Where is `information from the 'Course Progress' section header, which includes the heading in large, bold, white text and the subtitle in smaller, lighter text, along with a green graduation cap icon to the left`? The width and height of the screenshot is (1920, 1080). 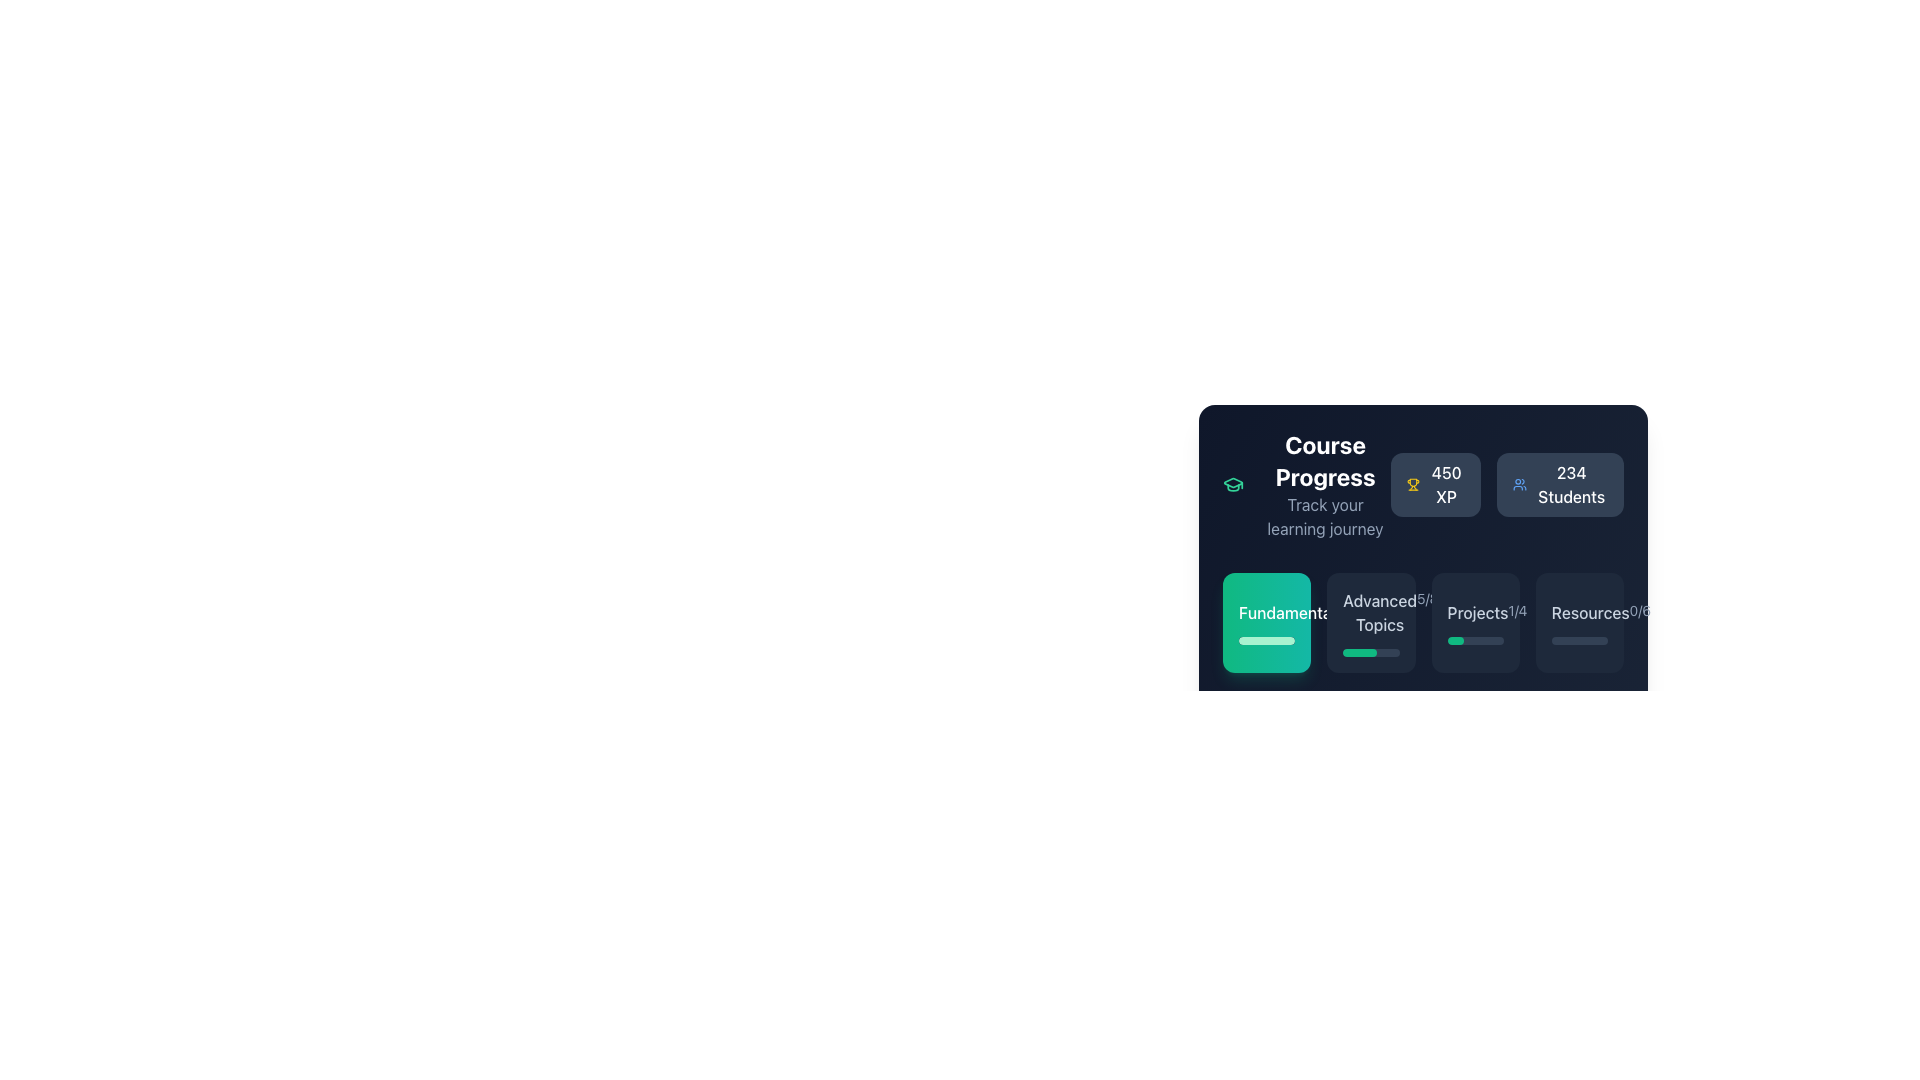
information from the 'Course Progress' section header, which includes the heading in large, bold, white text and the subtitle in smaller, lighter text, along with a green graduation cap icon to the left is located at coordinates (1306, 485).